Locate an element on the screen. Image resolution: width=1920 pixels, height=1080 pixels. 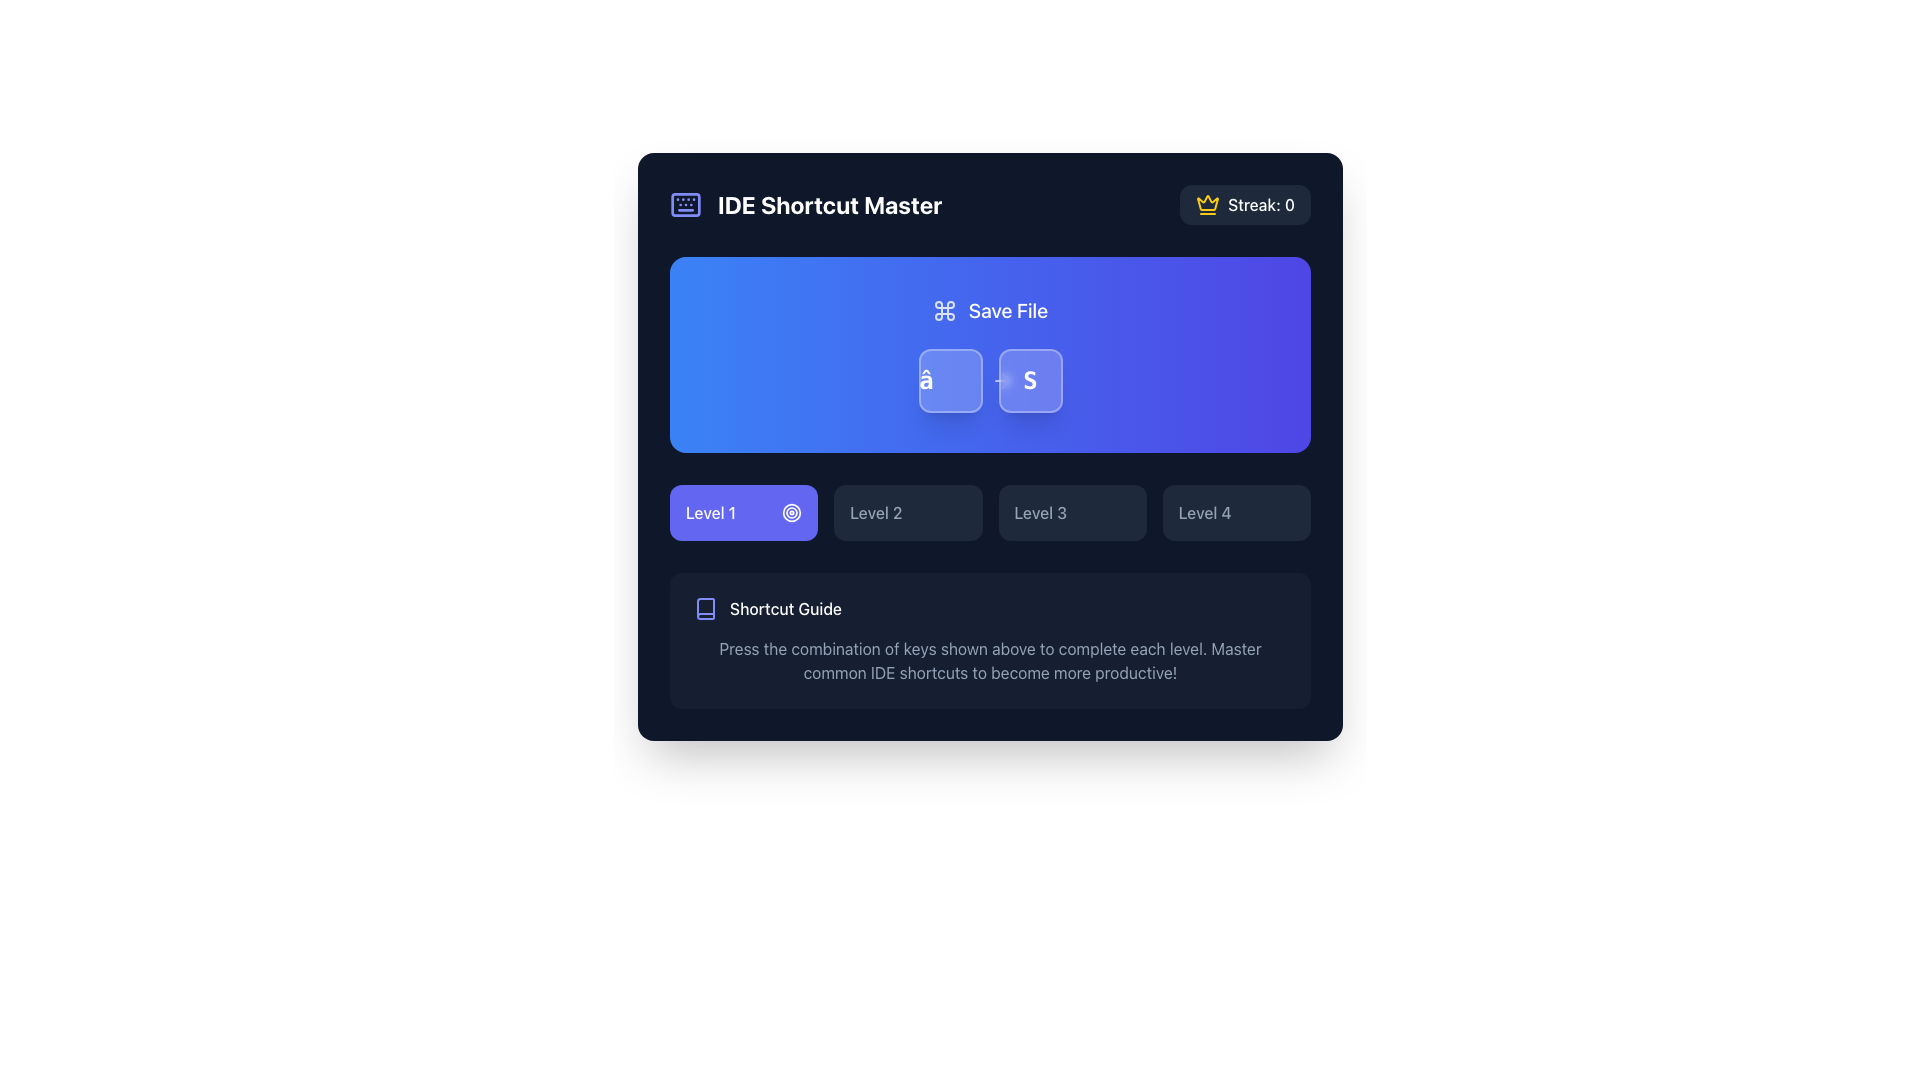
the informational section labeled 'Shortcut Guide' which features a dark background and a book icon on the left, located near the bottom center of the interface is located at coordinates (990, 640).